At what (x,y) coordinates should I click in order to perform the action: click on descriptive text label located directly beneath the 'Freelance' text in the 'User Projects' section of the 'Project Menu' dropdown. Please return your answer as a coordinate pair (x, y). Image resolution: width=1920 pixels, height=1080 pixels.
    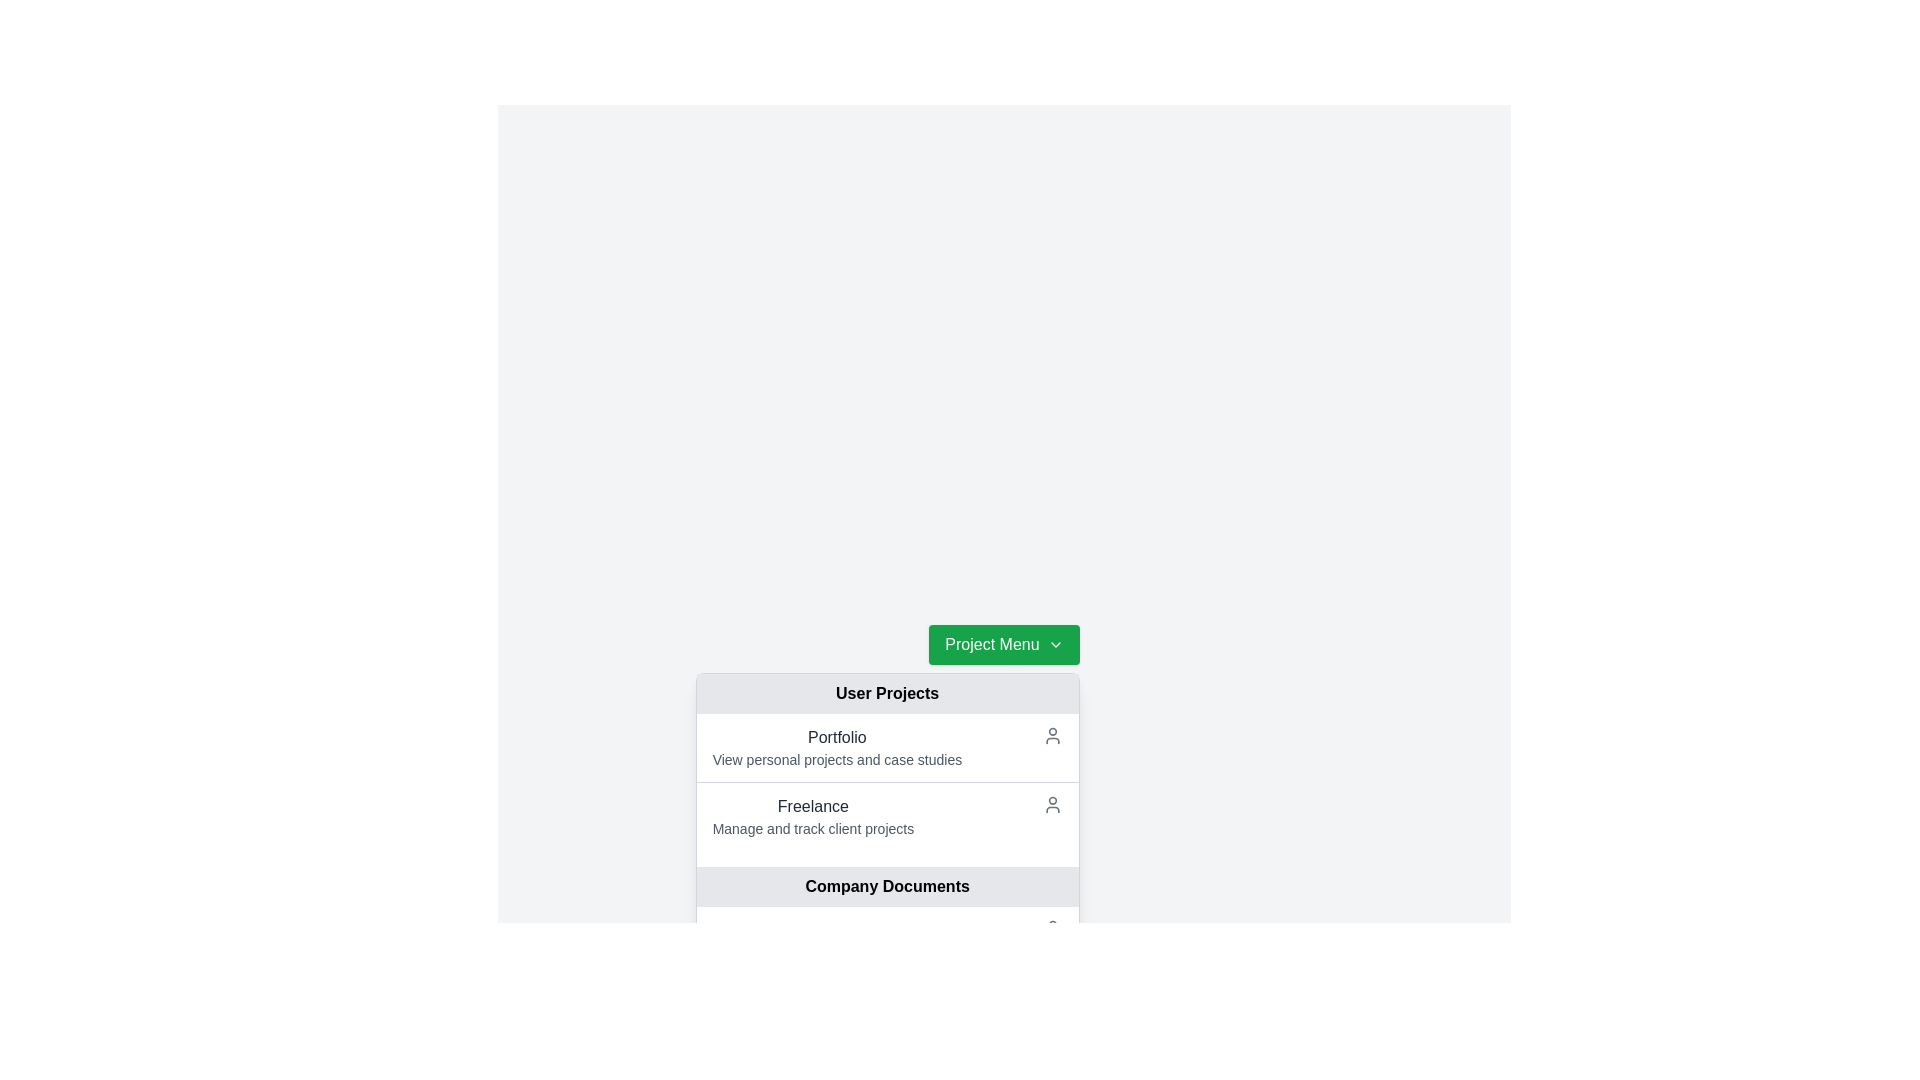
    Looking at the image, I should click on (813, 829).